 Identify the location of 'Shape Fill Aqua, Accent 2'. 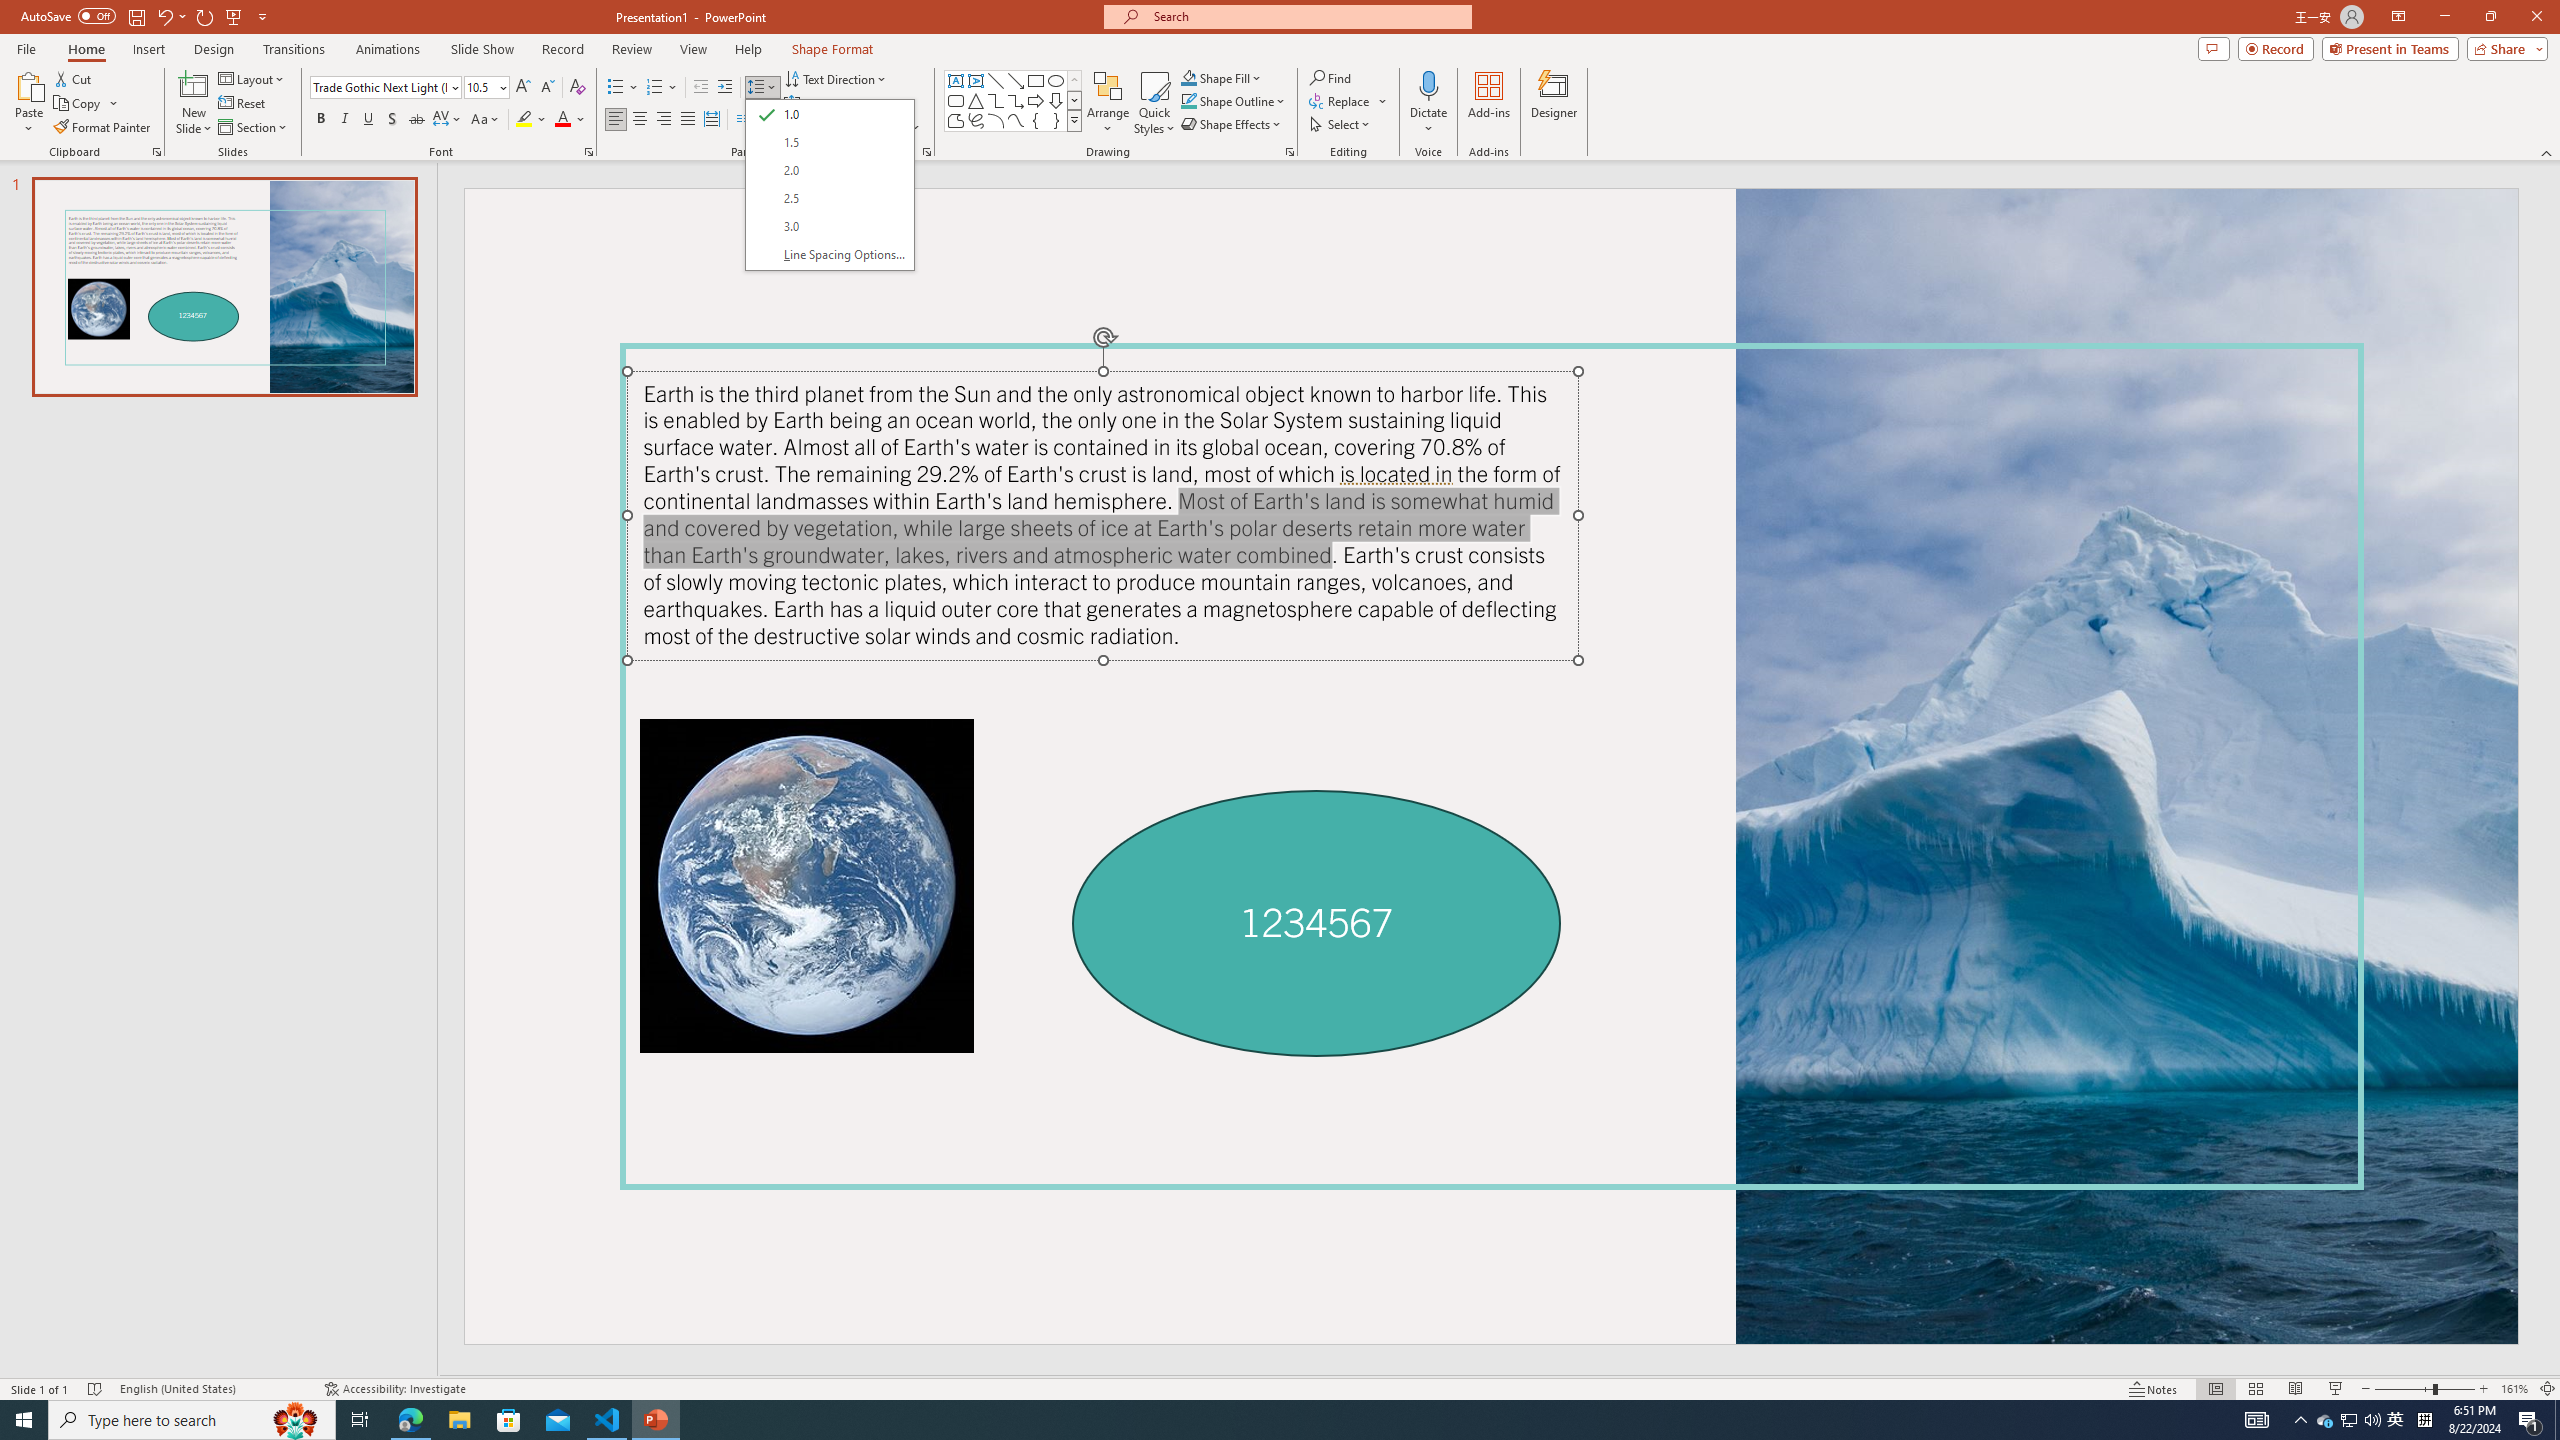
(1189, 77).